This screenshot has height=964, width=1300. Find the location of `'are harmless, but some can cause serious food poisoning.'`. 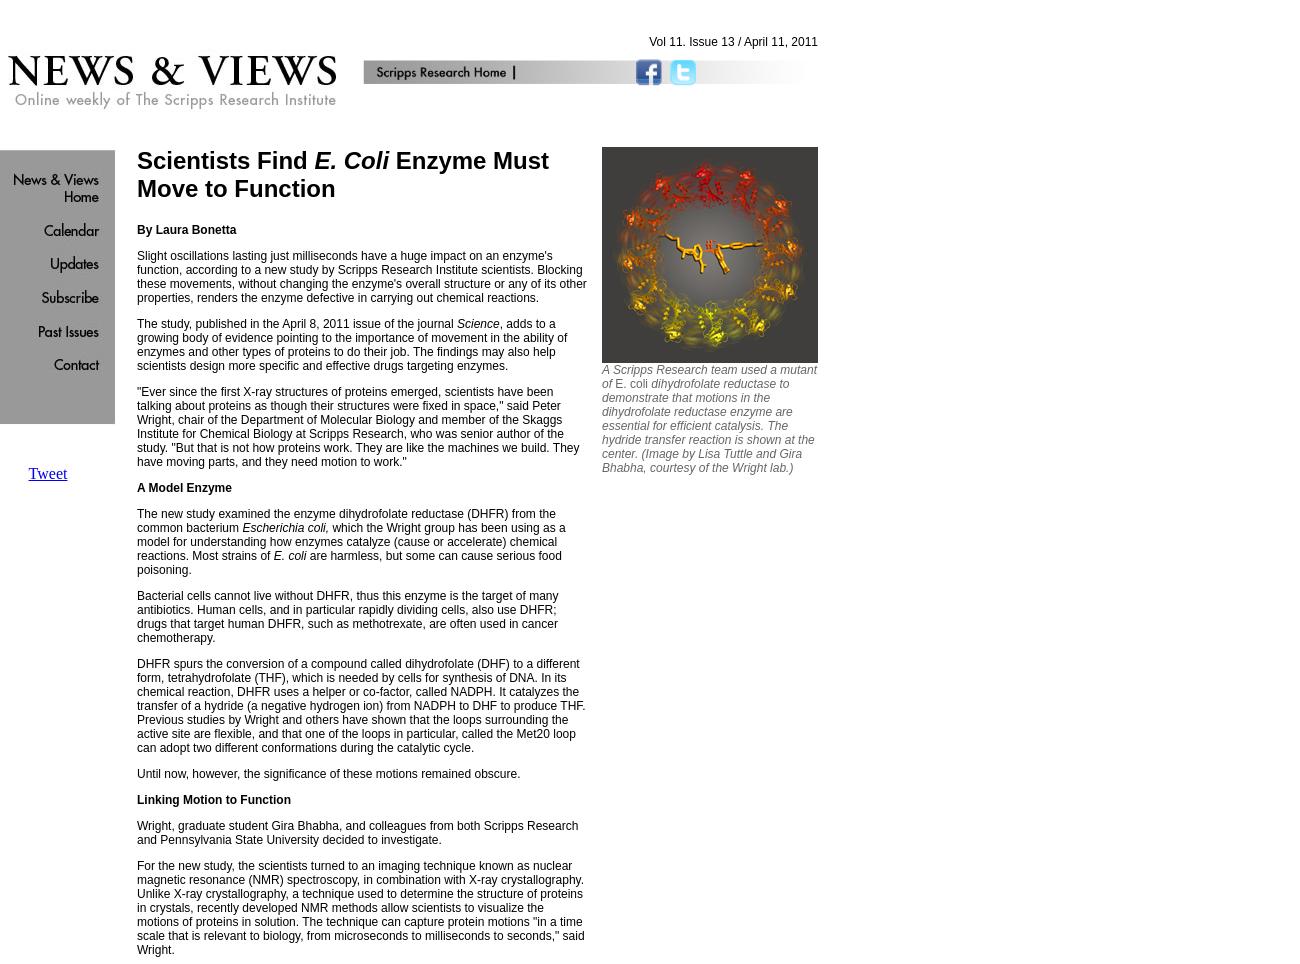

'are harmless, but some can cause serious food poisoning.' is located at coordinates (348, 562).